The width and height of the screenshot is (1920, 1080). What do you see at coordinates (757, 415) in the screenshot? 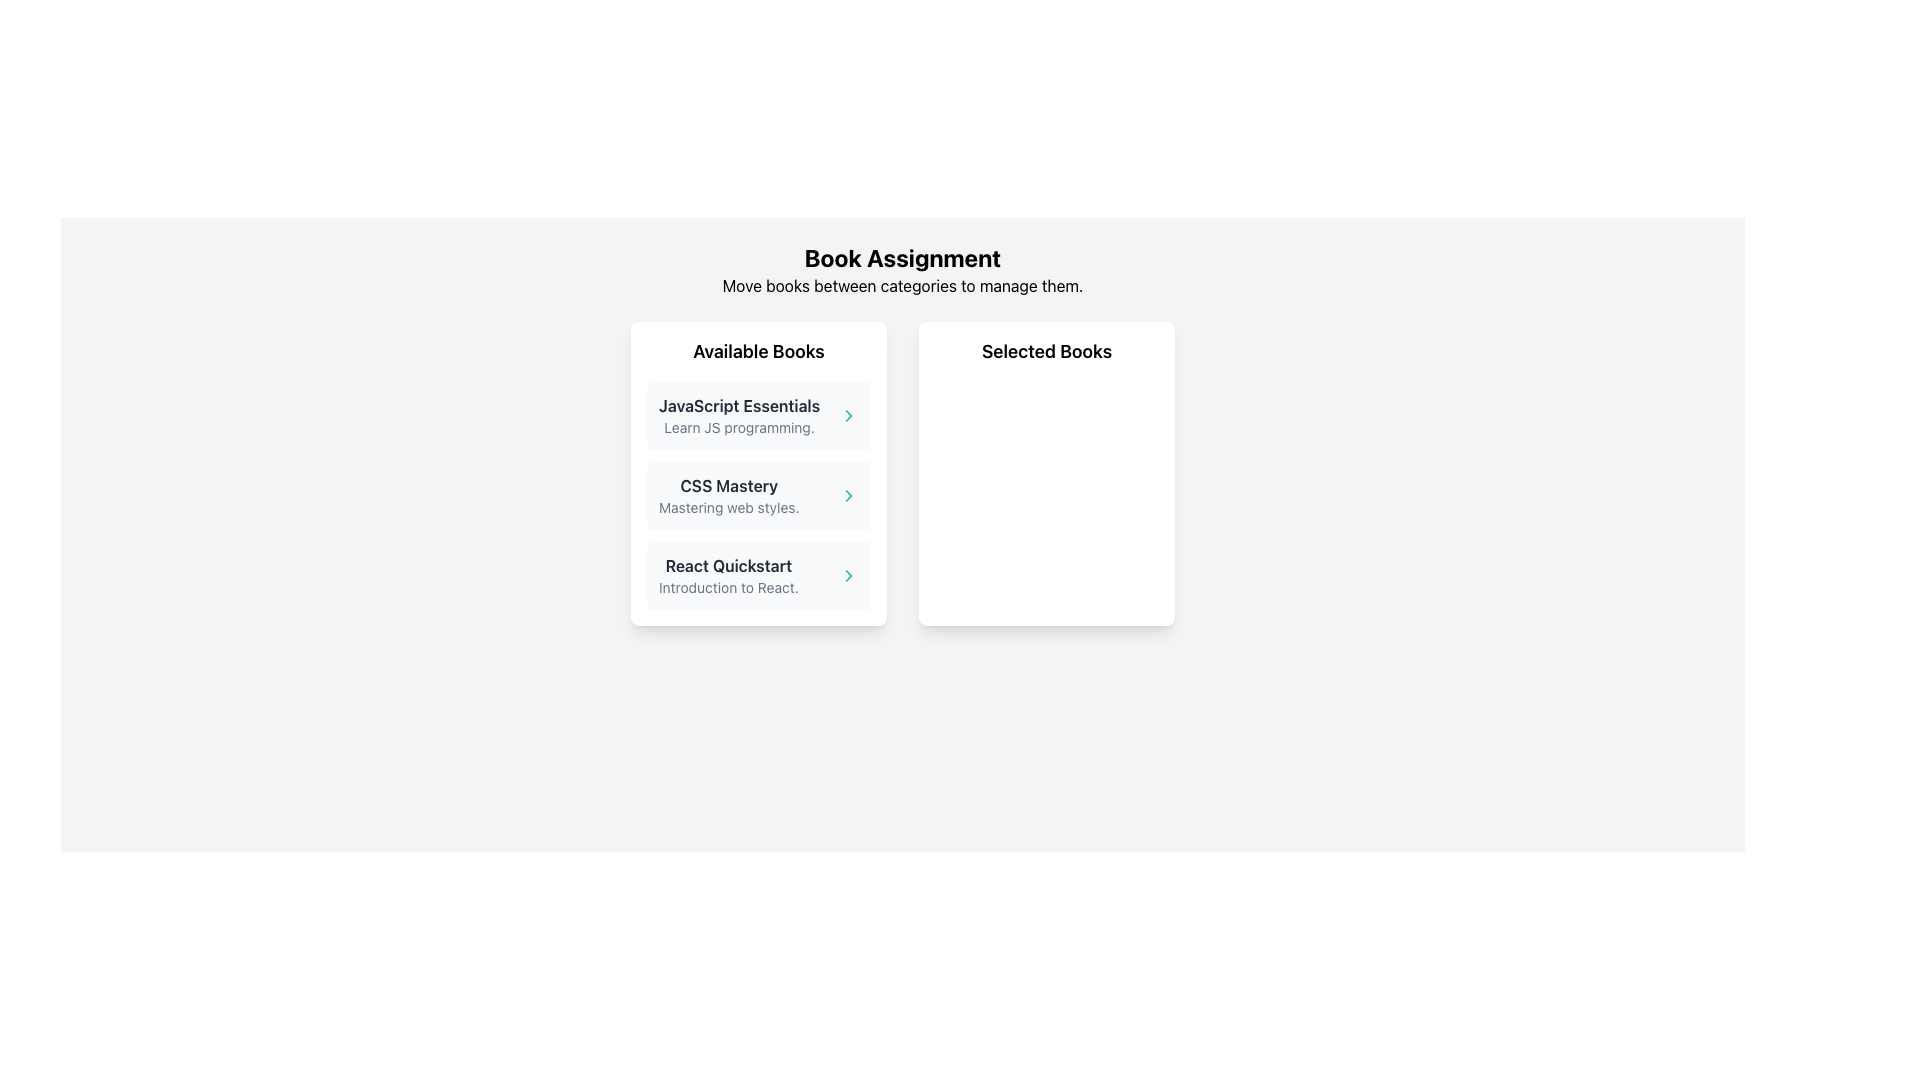
I see `the first list item in the 'Available Books' section that represents the book titled 'JavaScript Essentials'` at bounding box center [757, 415].